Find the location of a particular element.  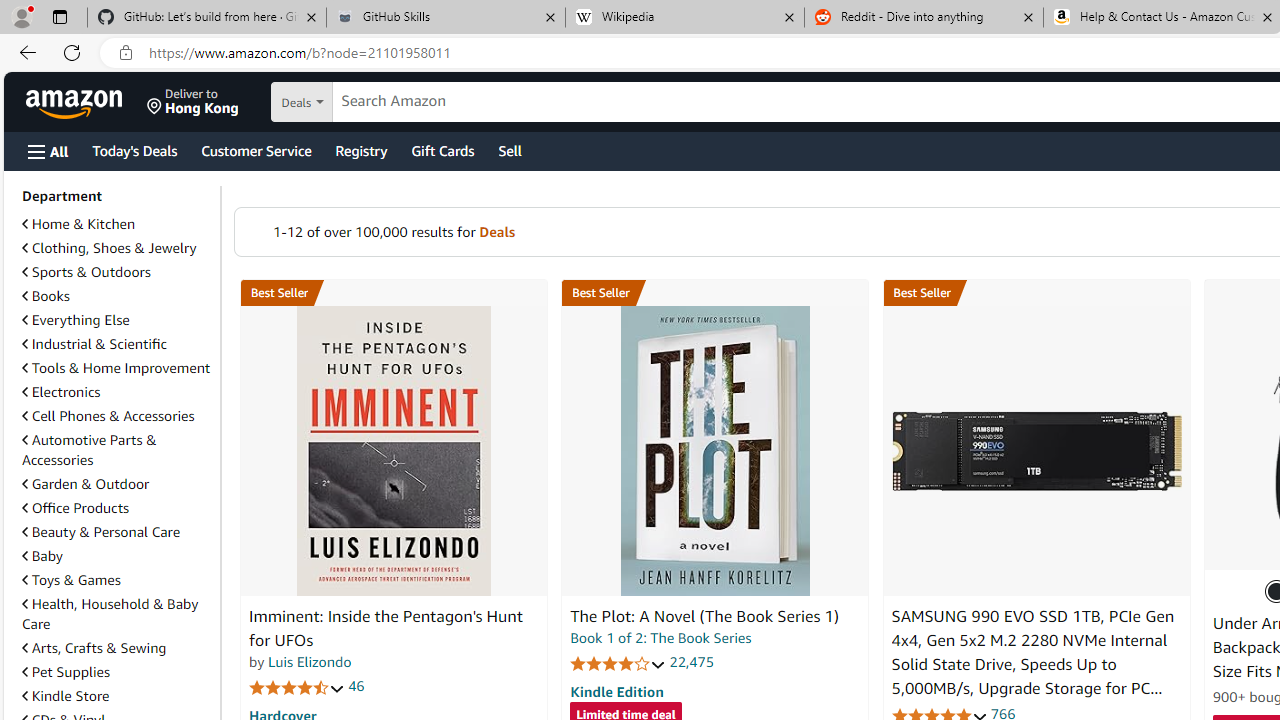

'Everything Else' is located at coordinates (116, 319).